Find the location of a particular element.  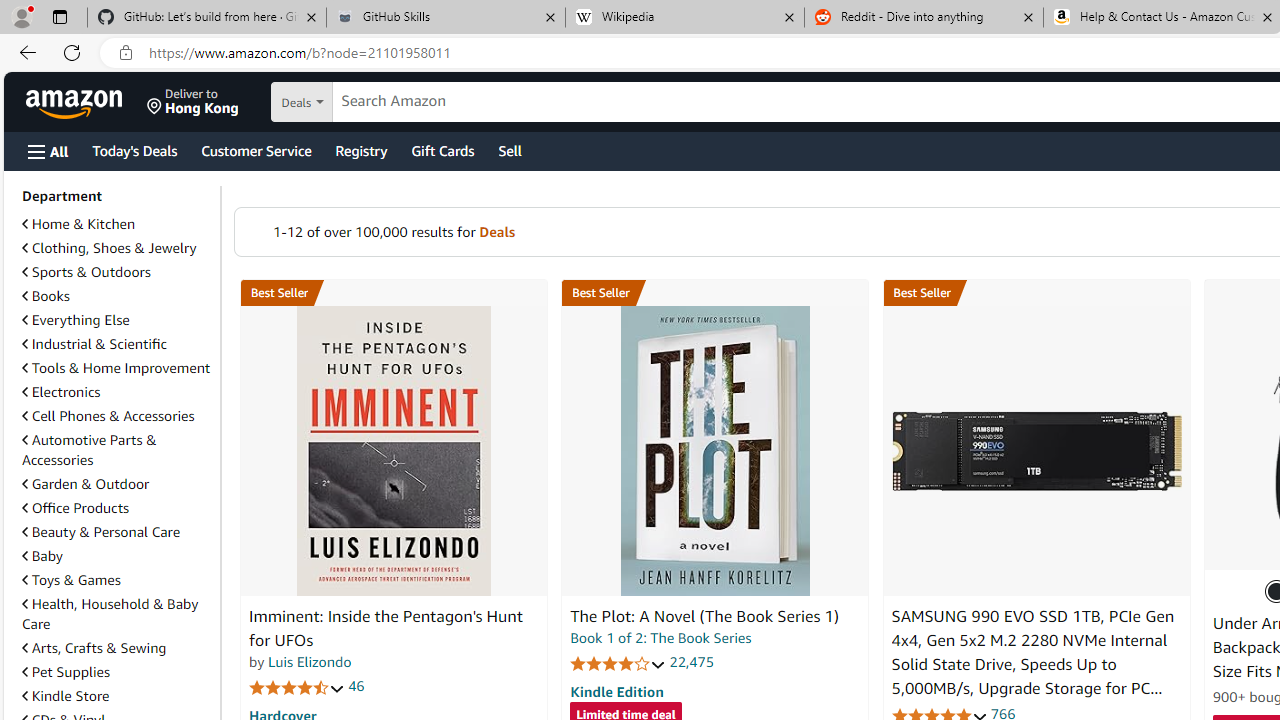

'Everything Else' is located at coordinates (116, 319).